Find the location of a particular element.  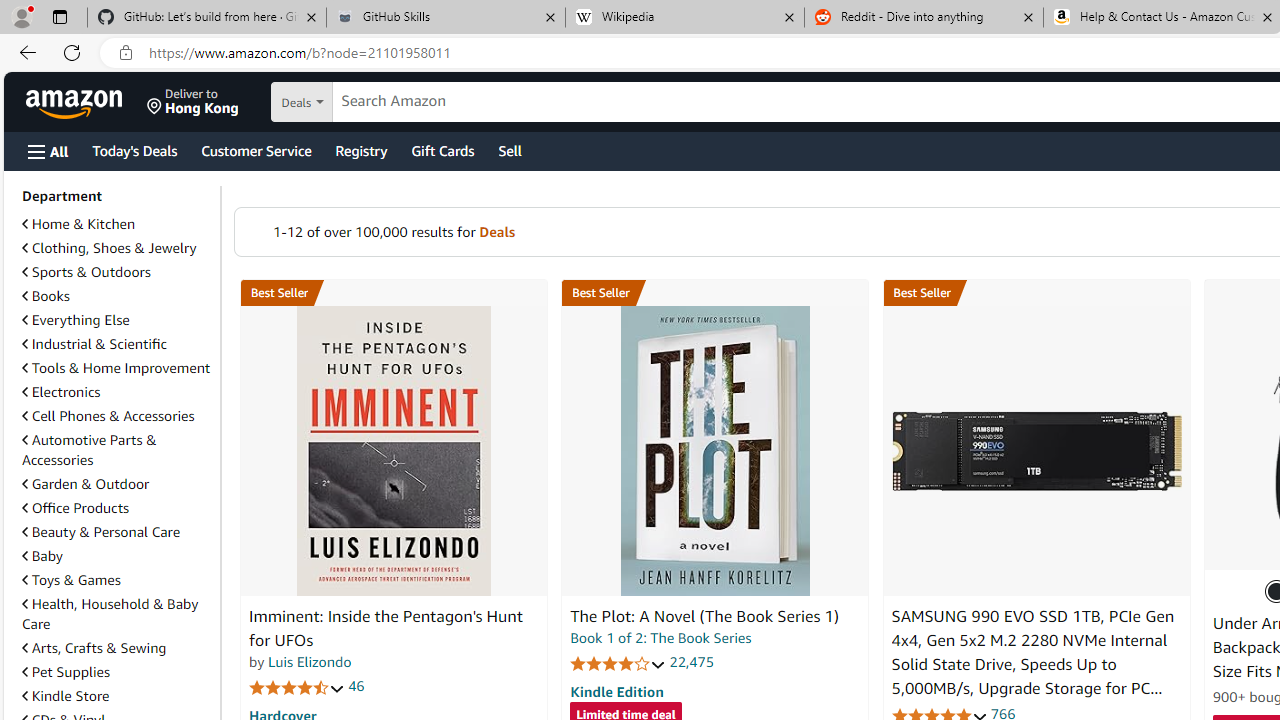

'Everything Else' is located at coordinates (116, 319).